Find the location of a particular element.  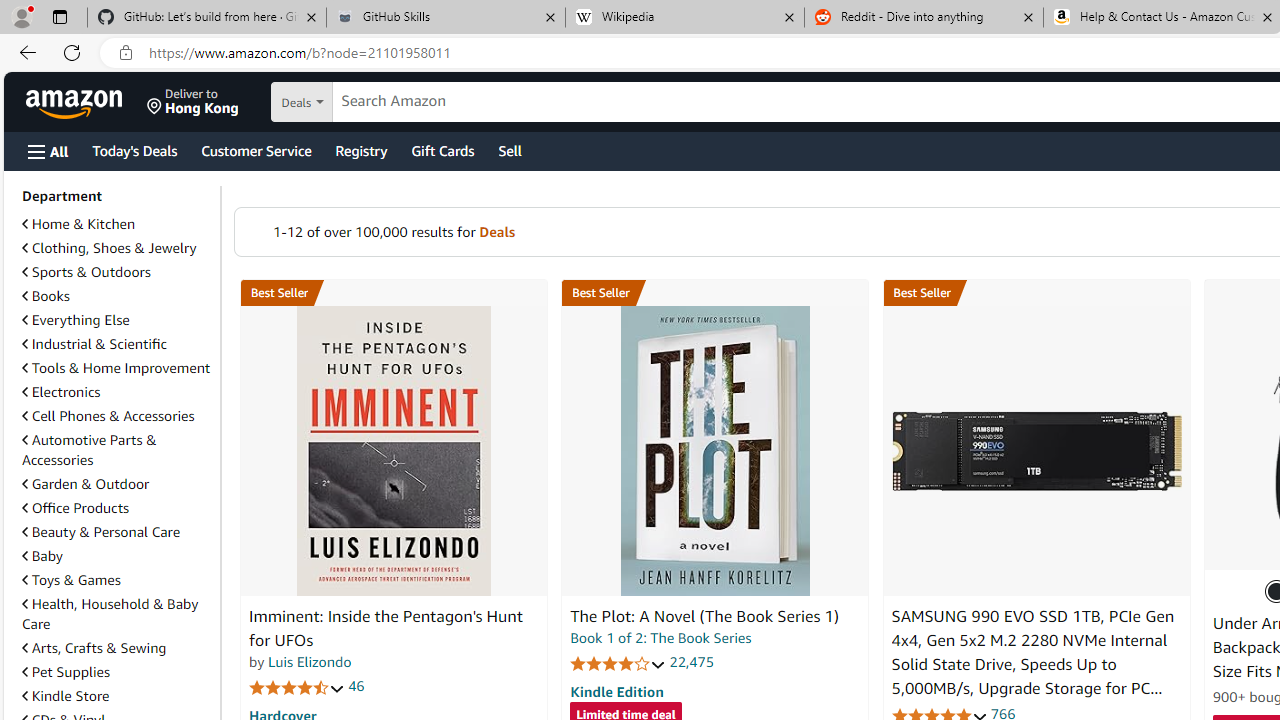

'Everything Else' is located at coordinates (116, 319).